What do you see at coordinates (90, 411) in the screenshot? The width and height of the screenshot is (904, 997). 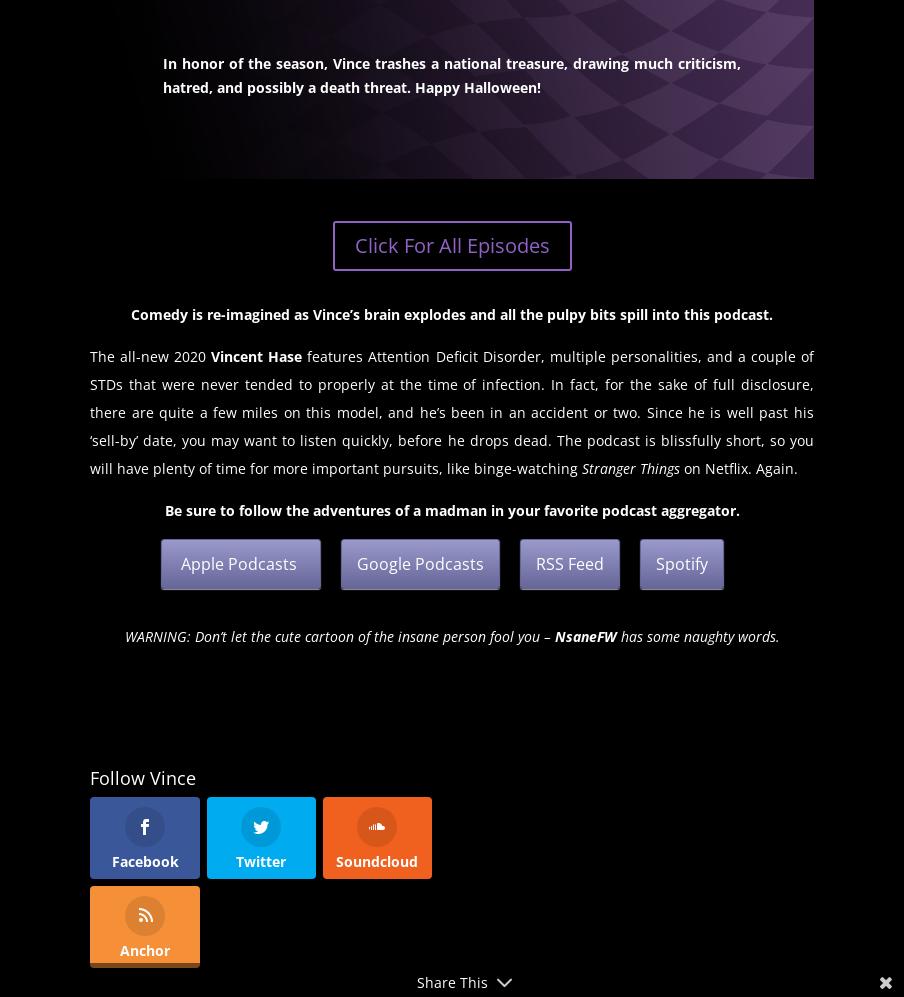 I see `'features Attention Deficit Disorder, multiple personalities, and a couple of STDs that were never tended to properly at the time of infection. In fact, for the sake of full disclosure, there are quite a few miles on this model, and he’s been in an accident or two. Since he is well past his ‘sell-by’ date, you may want to listen quickly, before he drops dead. The podcast is blissfully short, so you will have plenty of time for more important pursuits, like binge-watching'` at bounding box center [90, 411].